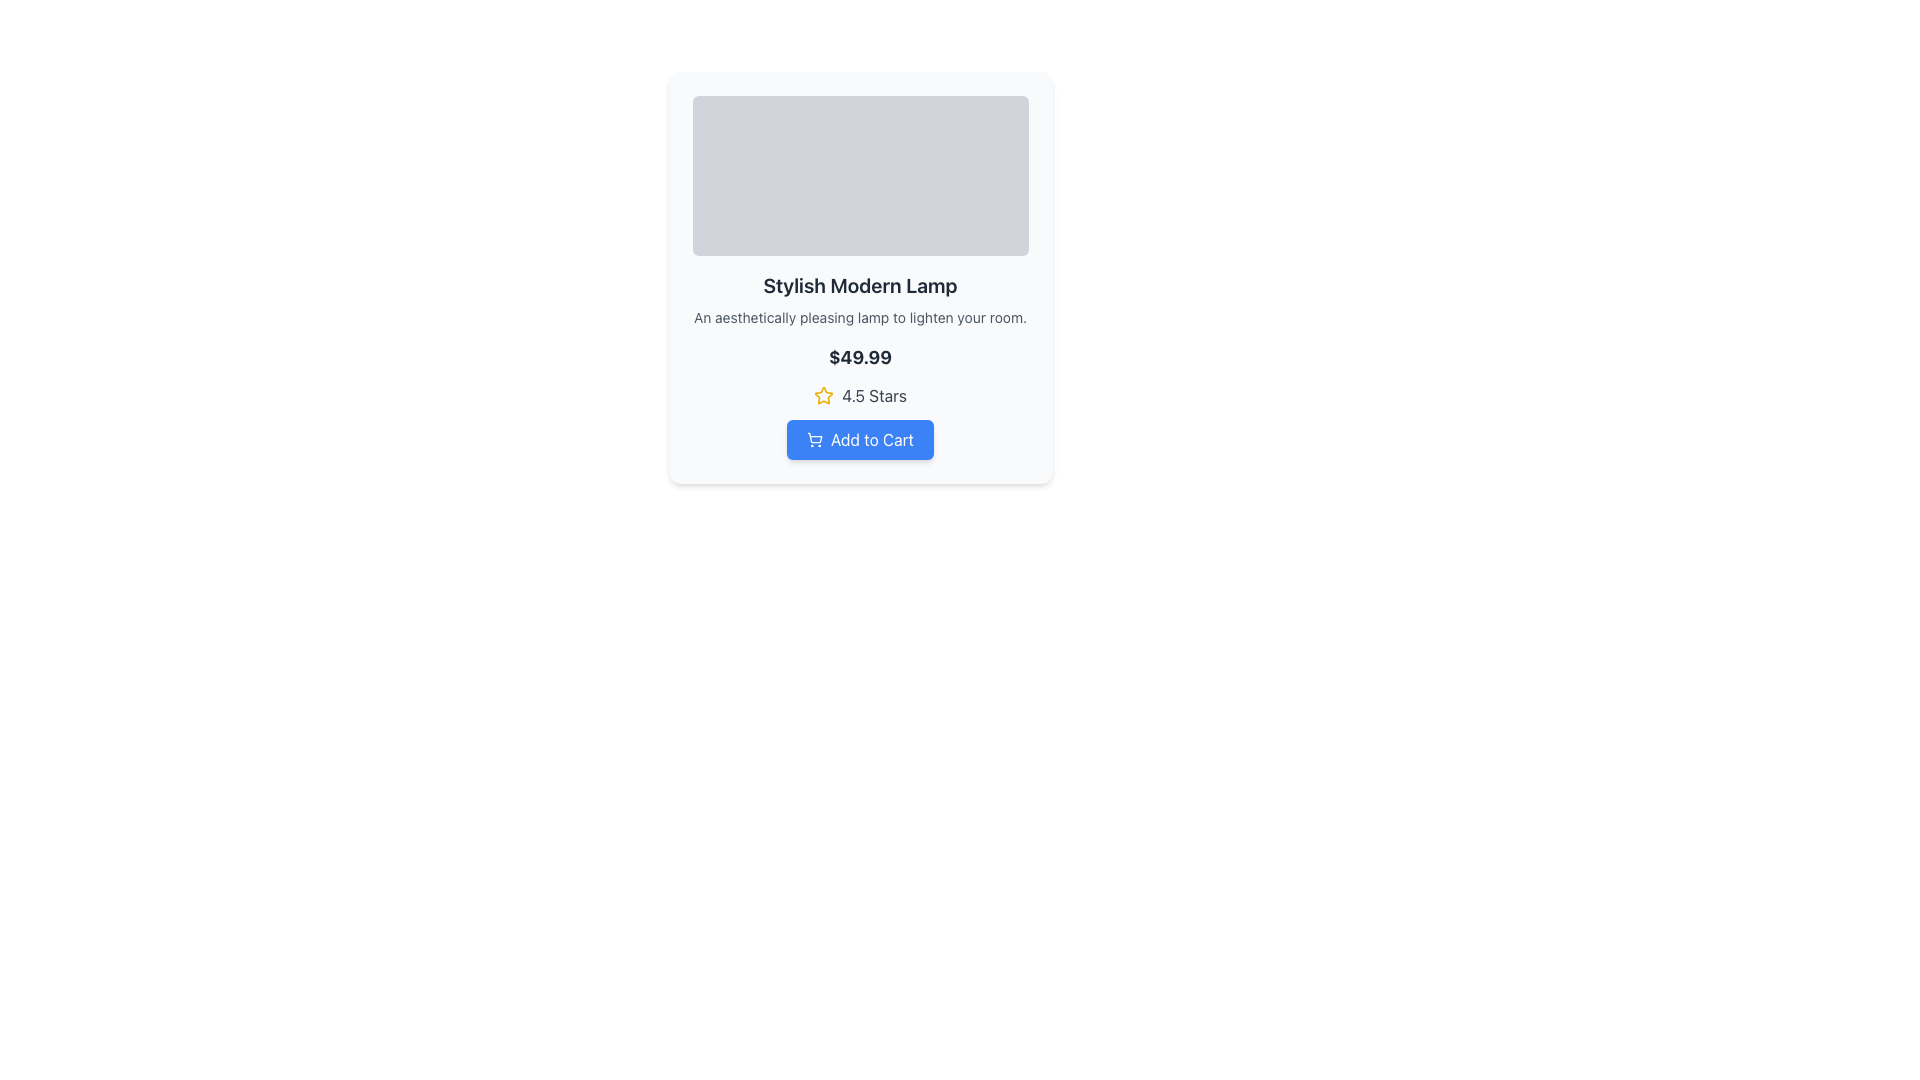  Describe the element at coordinates (860, 356) in the screenshot. I see `price information displayed in the bold text label showing '$49.99', which is centrally aligned below the product title and description on the product card` at that location.